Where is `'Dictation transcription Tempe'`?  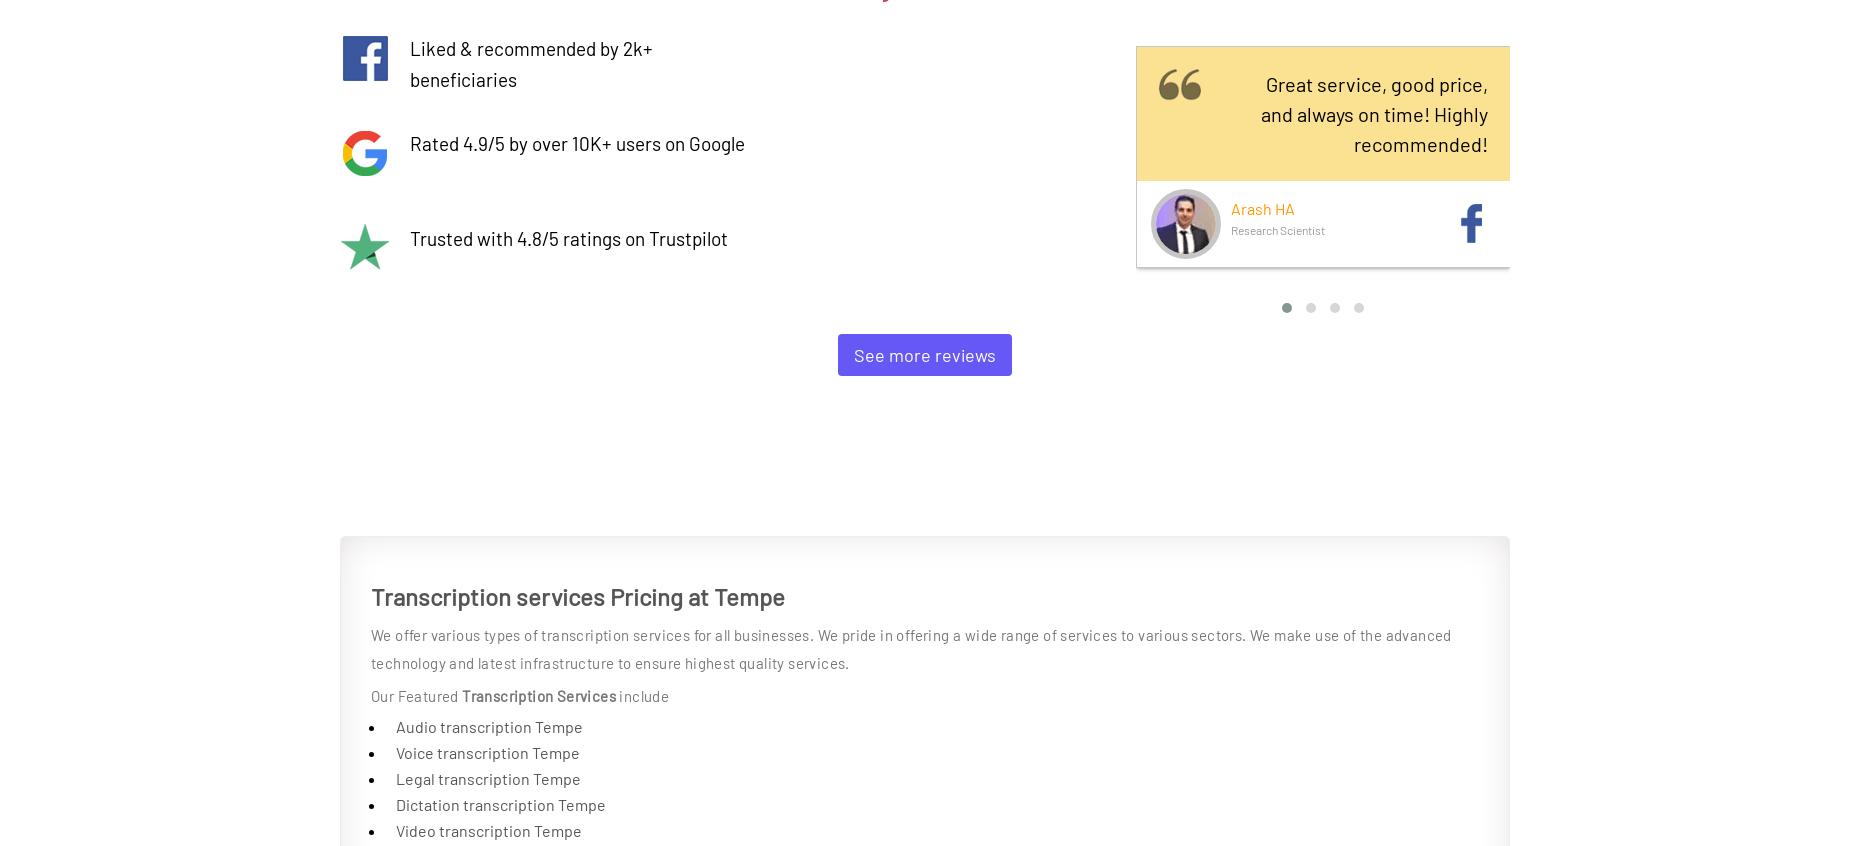 'Dictation transcription Tempe' is located at coordinates (500, 804).